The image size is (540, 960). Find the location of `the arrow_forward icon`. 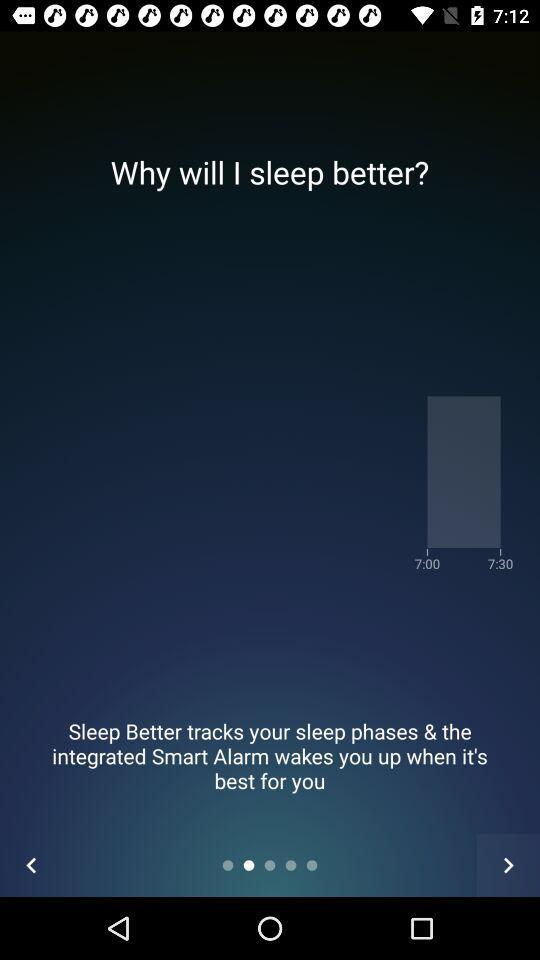

the arrow_forward icon is located at coordinates (508, 864).